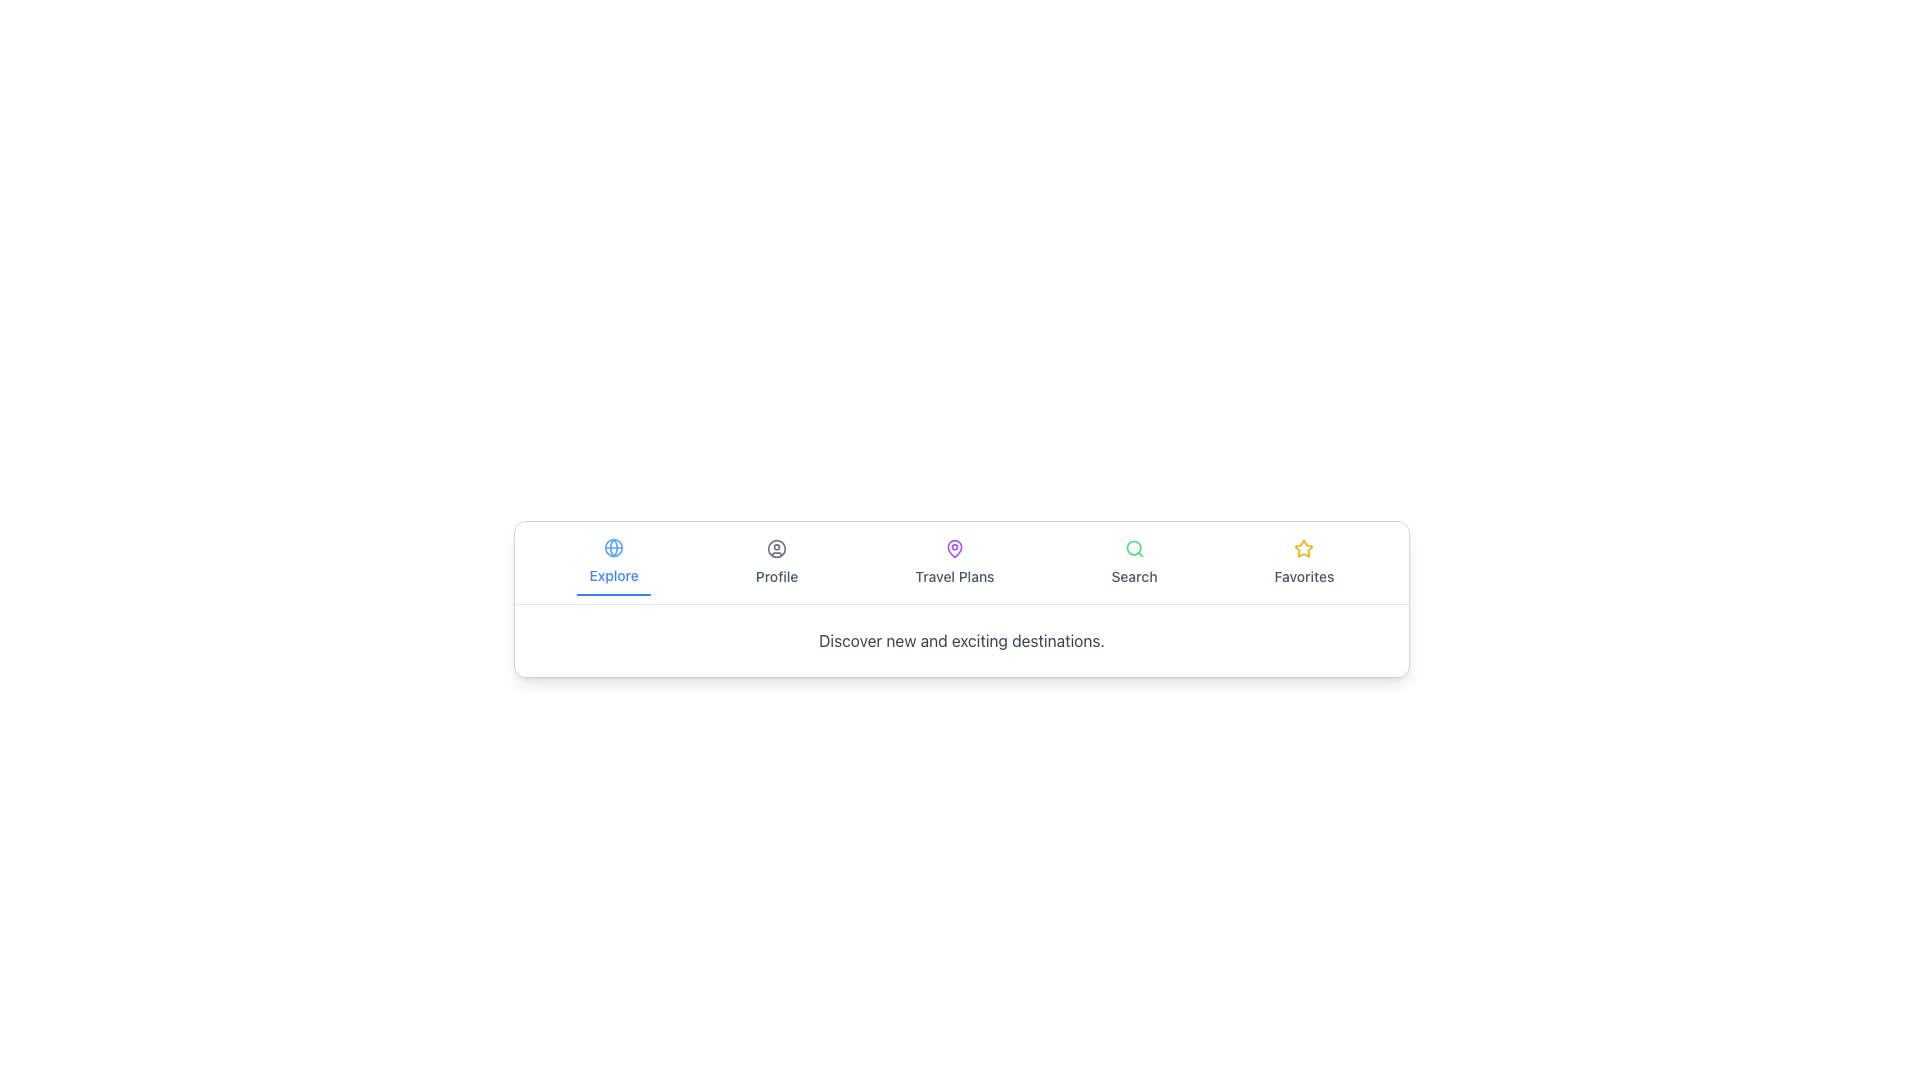 This screenshot has height=1080, width=1920. Describe the element at coordinates (1134, 548) in the screenshot. I see `the green outlined magnifying glass icon located above the 'Search' text label in the horizontal navigation bar to initiate a search` at that location.